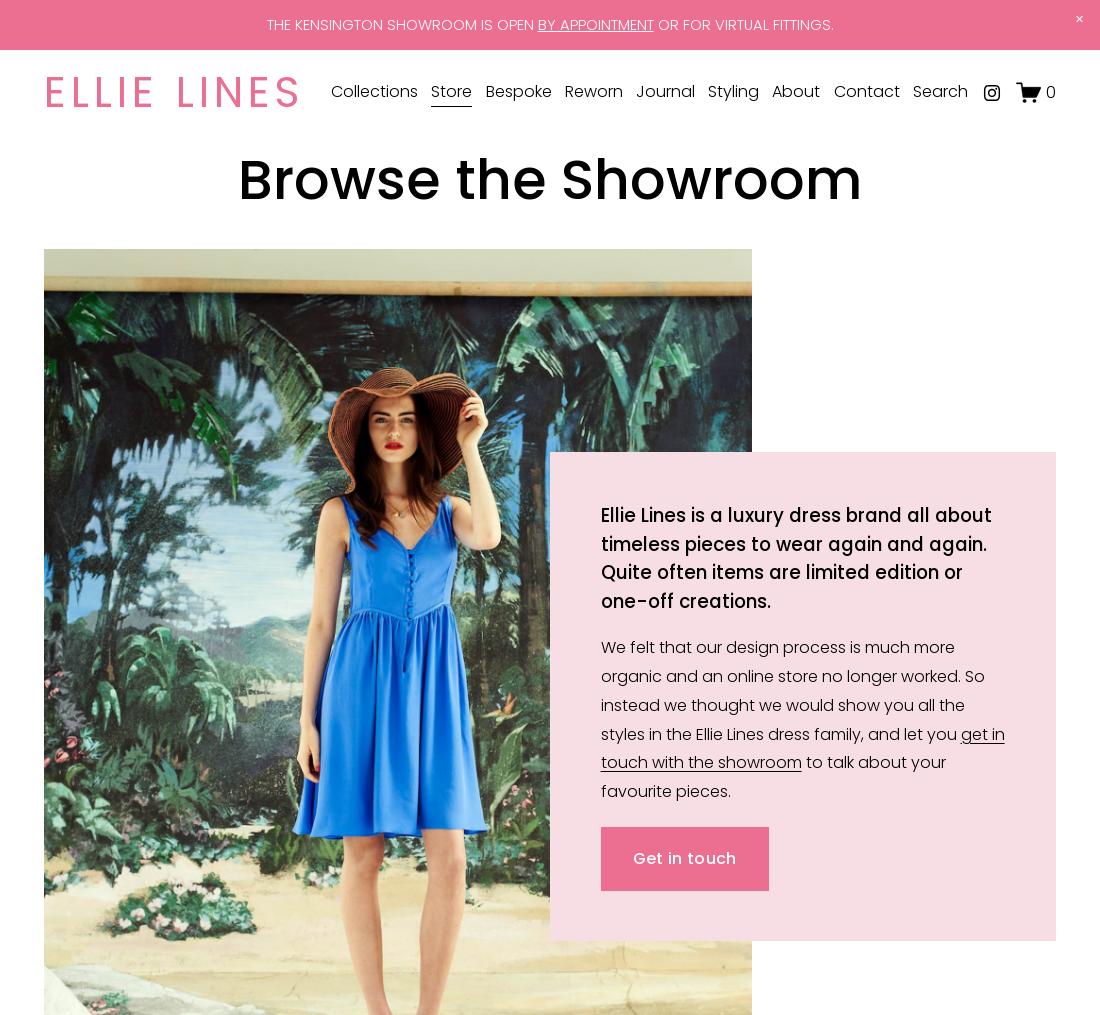  I want to click on 'Sweet Dreams Miss Tess', so click(323, 223).